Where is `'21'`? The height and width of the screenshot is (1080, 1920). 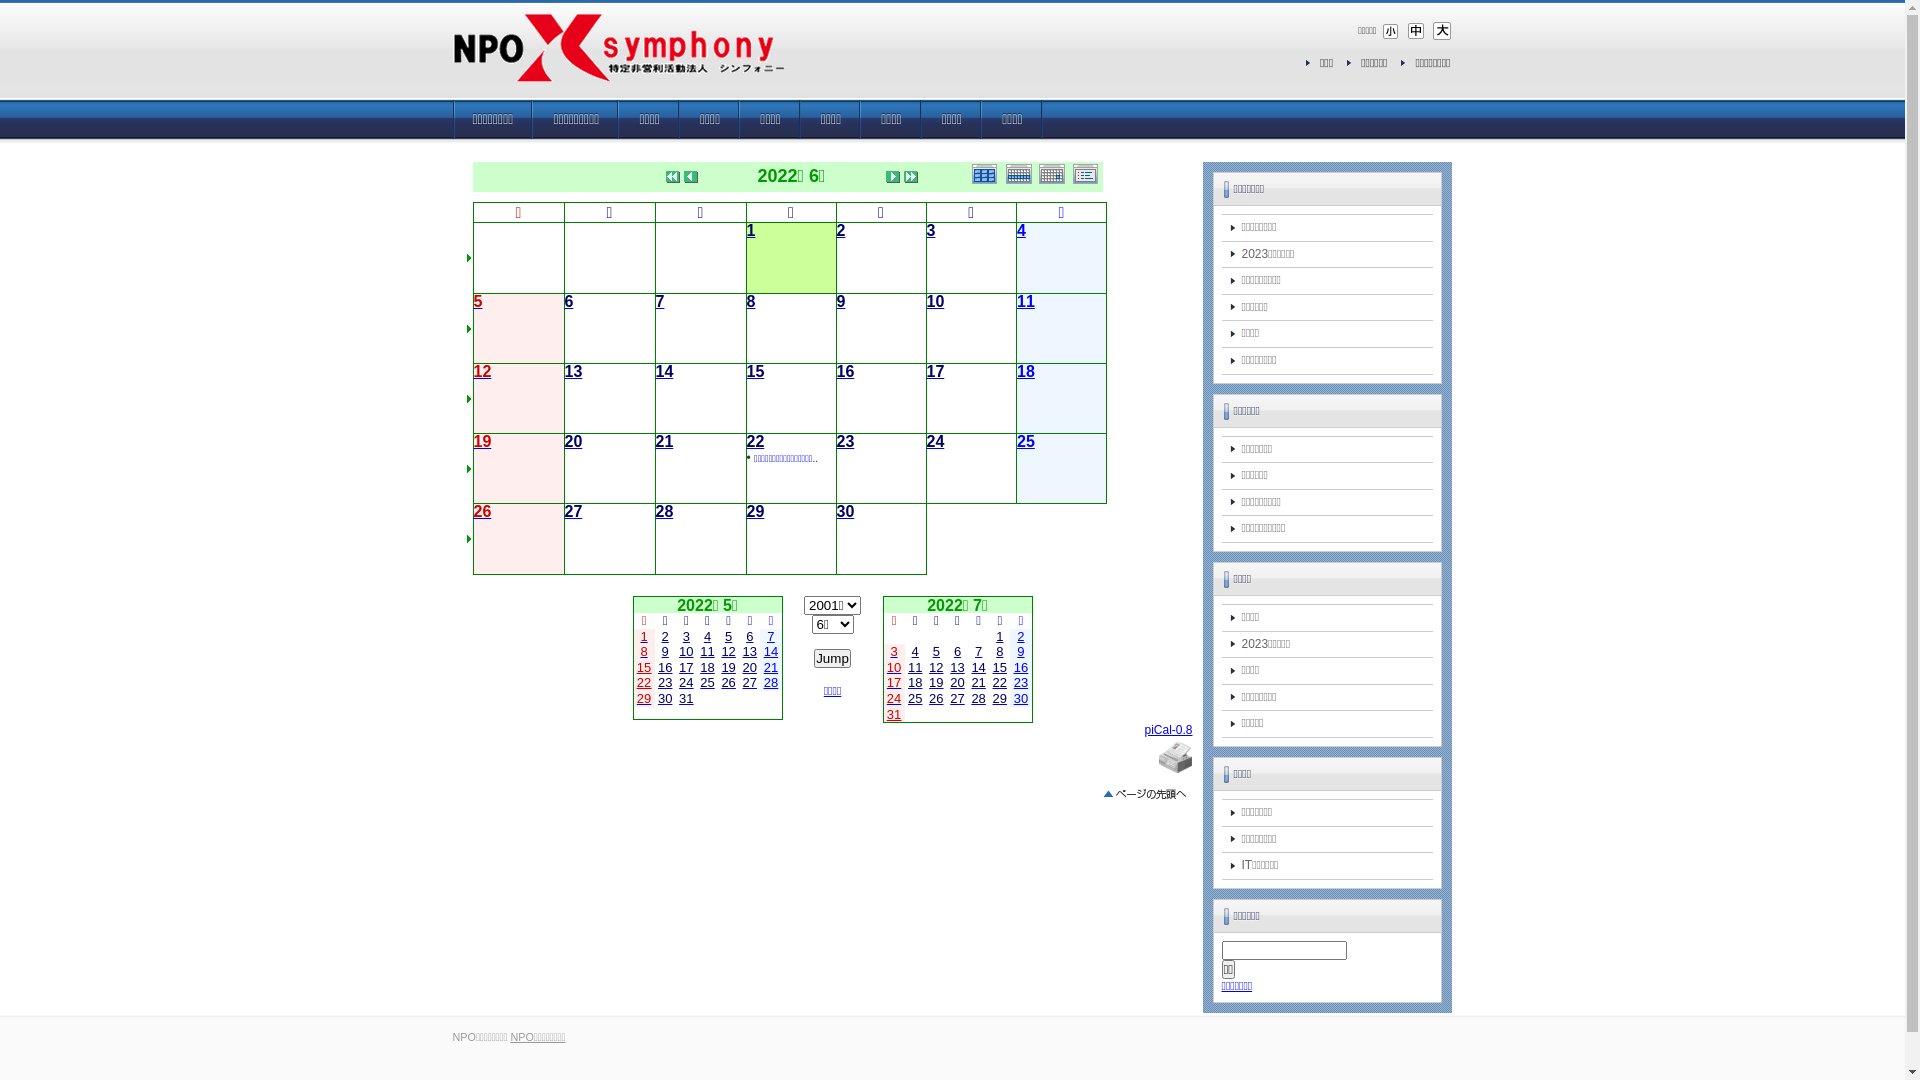
'21' is located at coordinates (665, 442).